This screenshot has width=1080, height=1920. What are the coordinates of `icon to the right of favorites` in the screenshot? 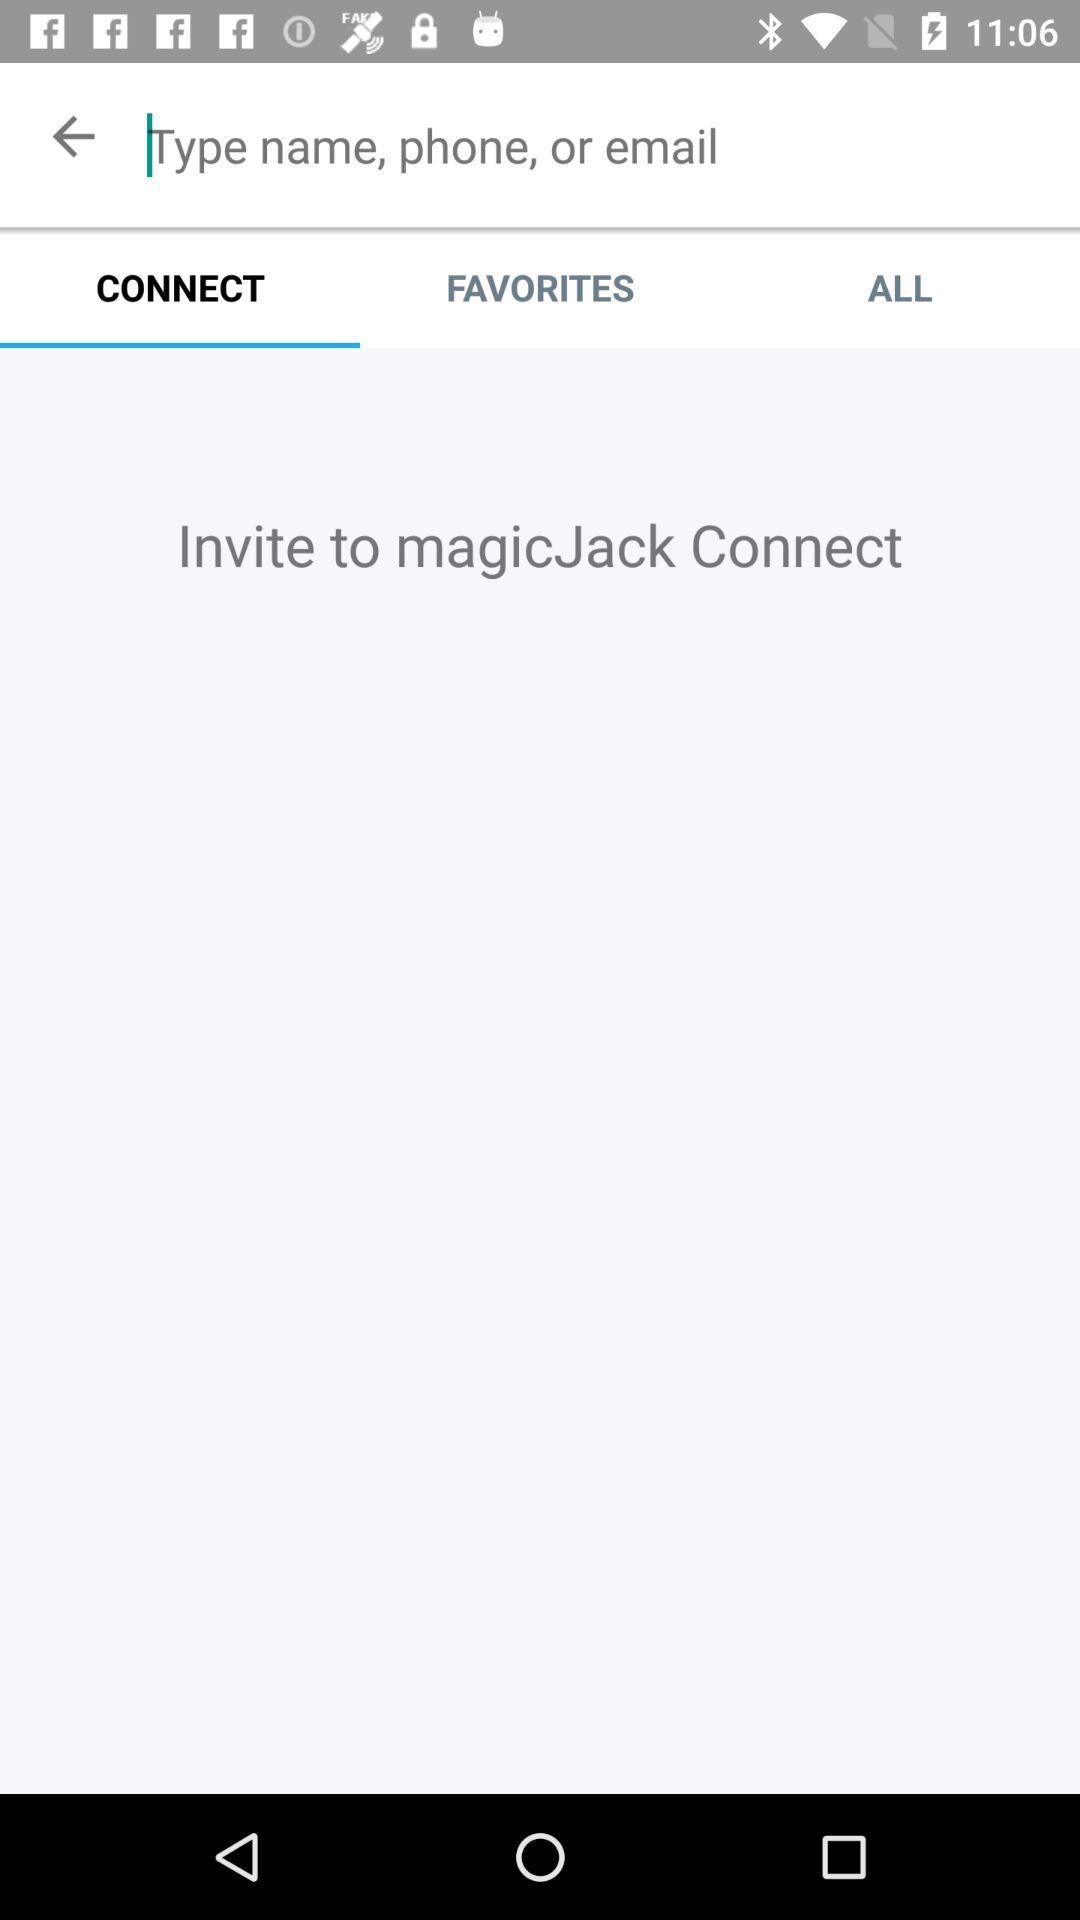 It's located at (898, 286).